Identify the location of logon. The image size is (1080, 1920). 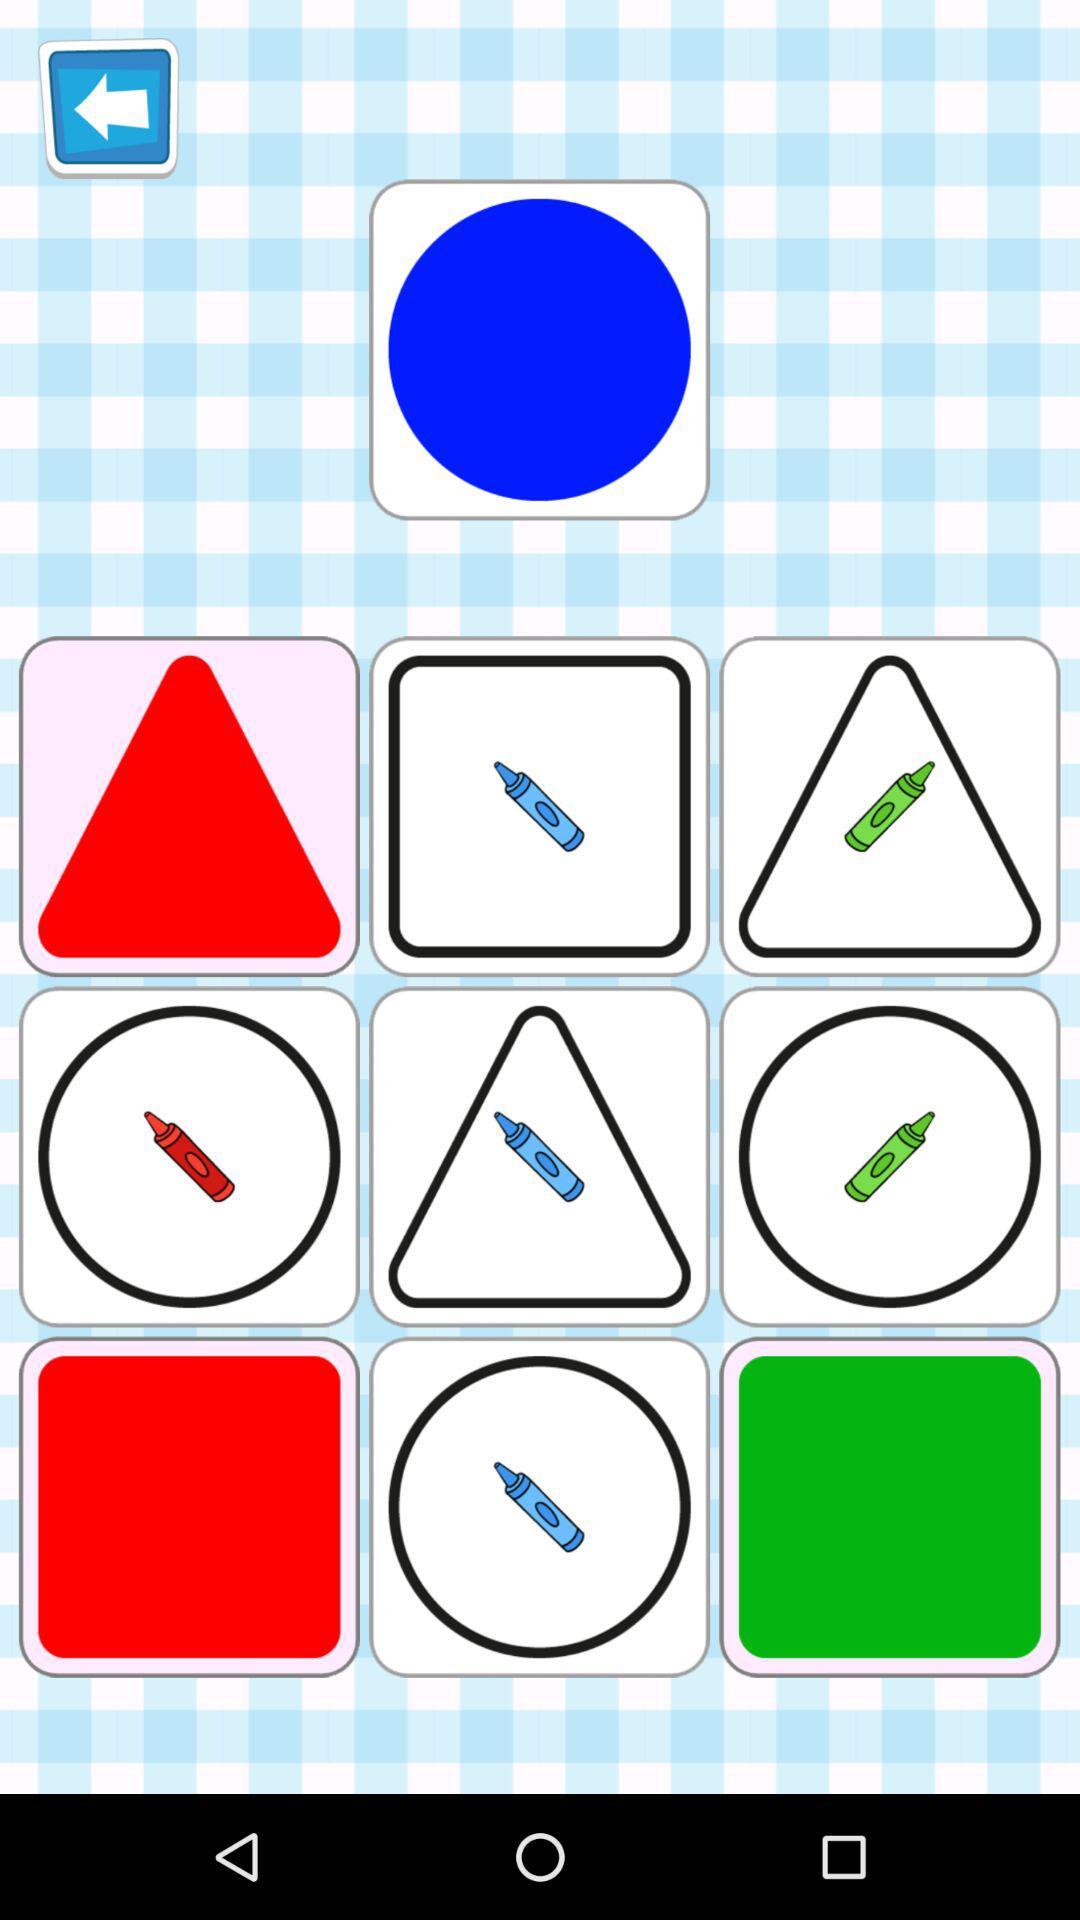
(538, 349).